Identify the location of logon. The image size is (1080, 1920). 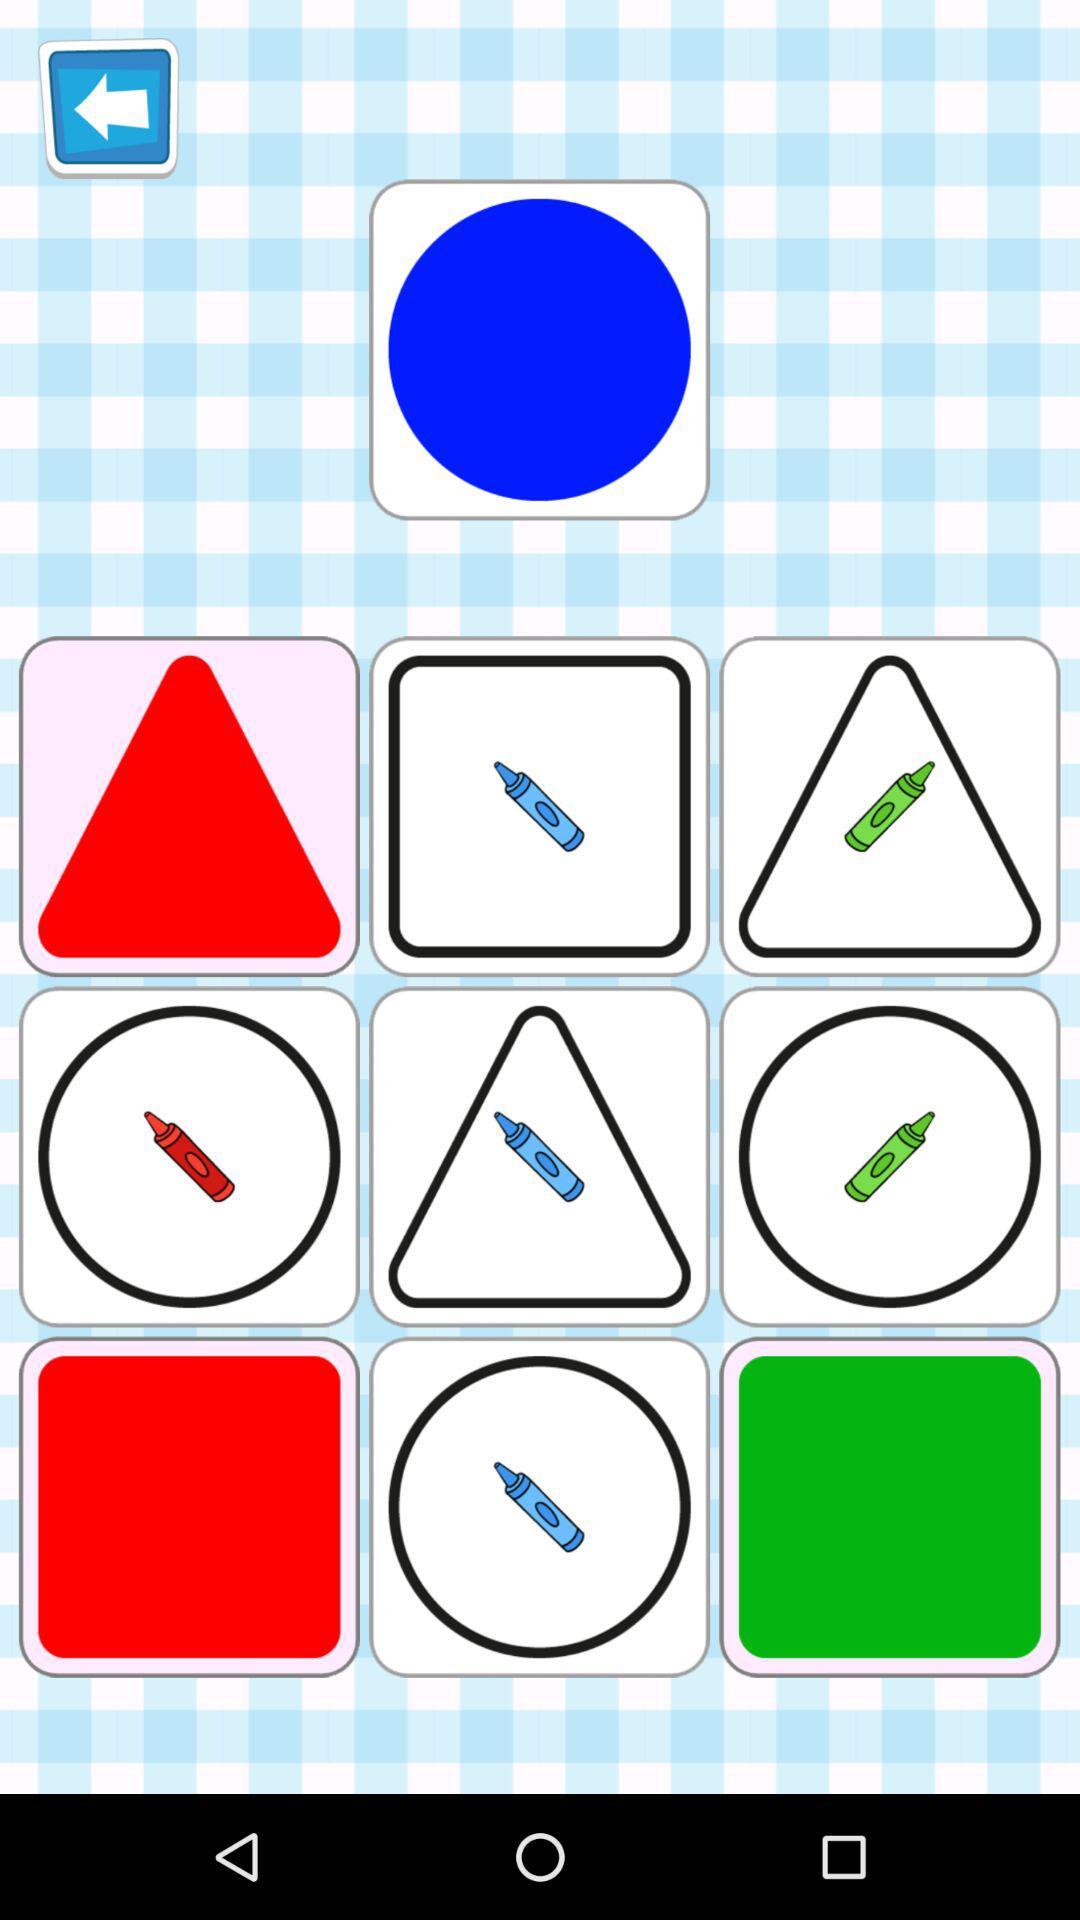
(538, 349).